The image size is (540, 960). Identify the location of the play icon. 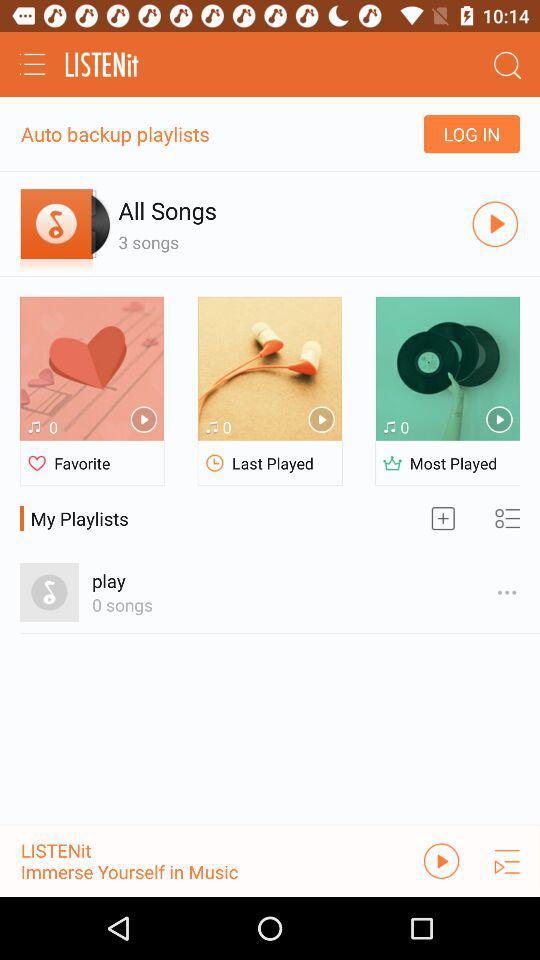
(441, 921).